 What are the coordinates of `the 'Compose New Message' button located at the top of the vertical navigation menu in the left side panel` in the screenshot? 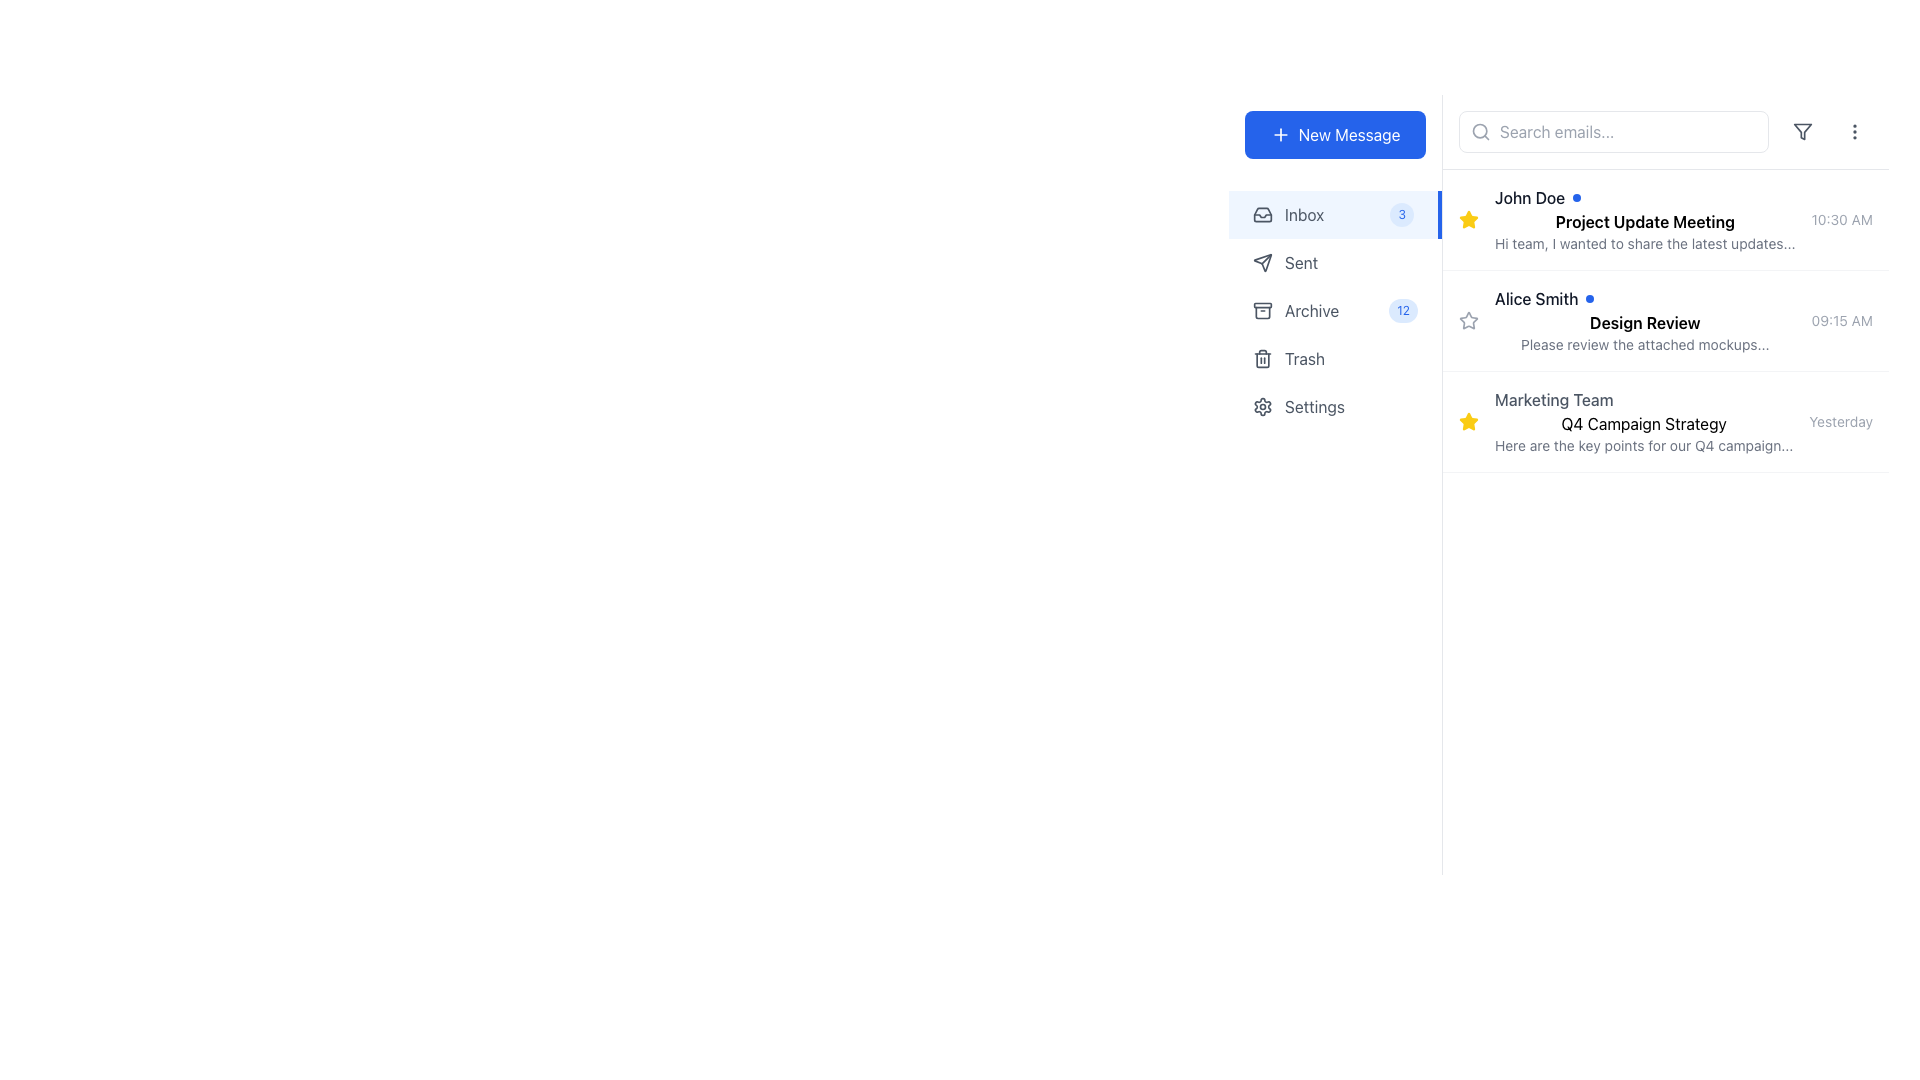 It's located at (1334, 135).